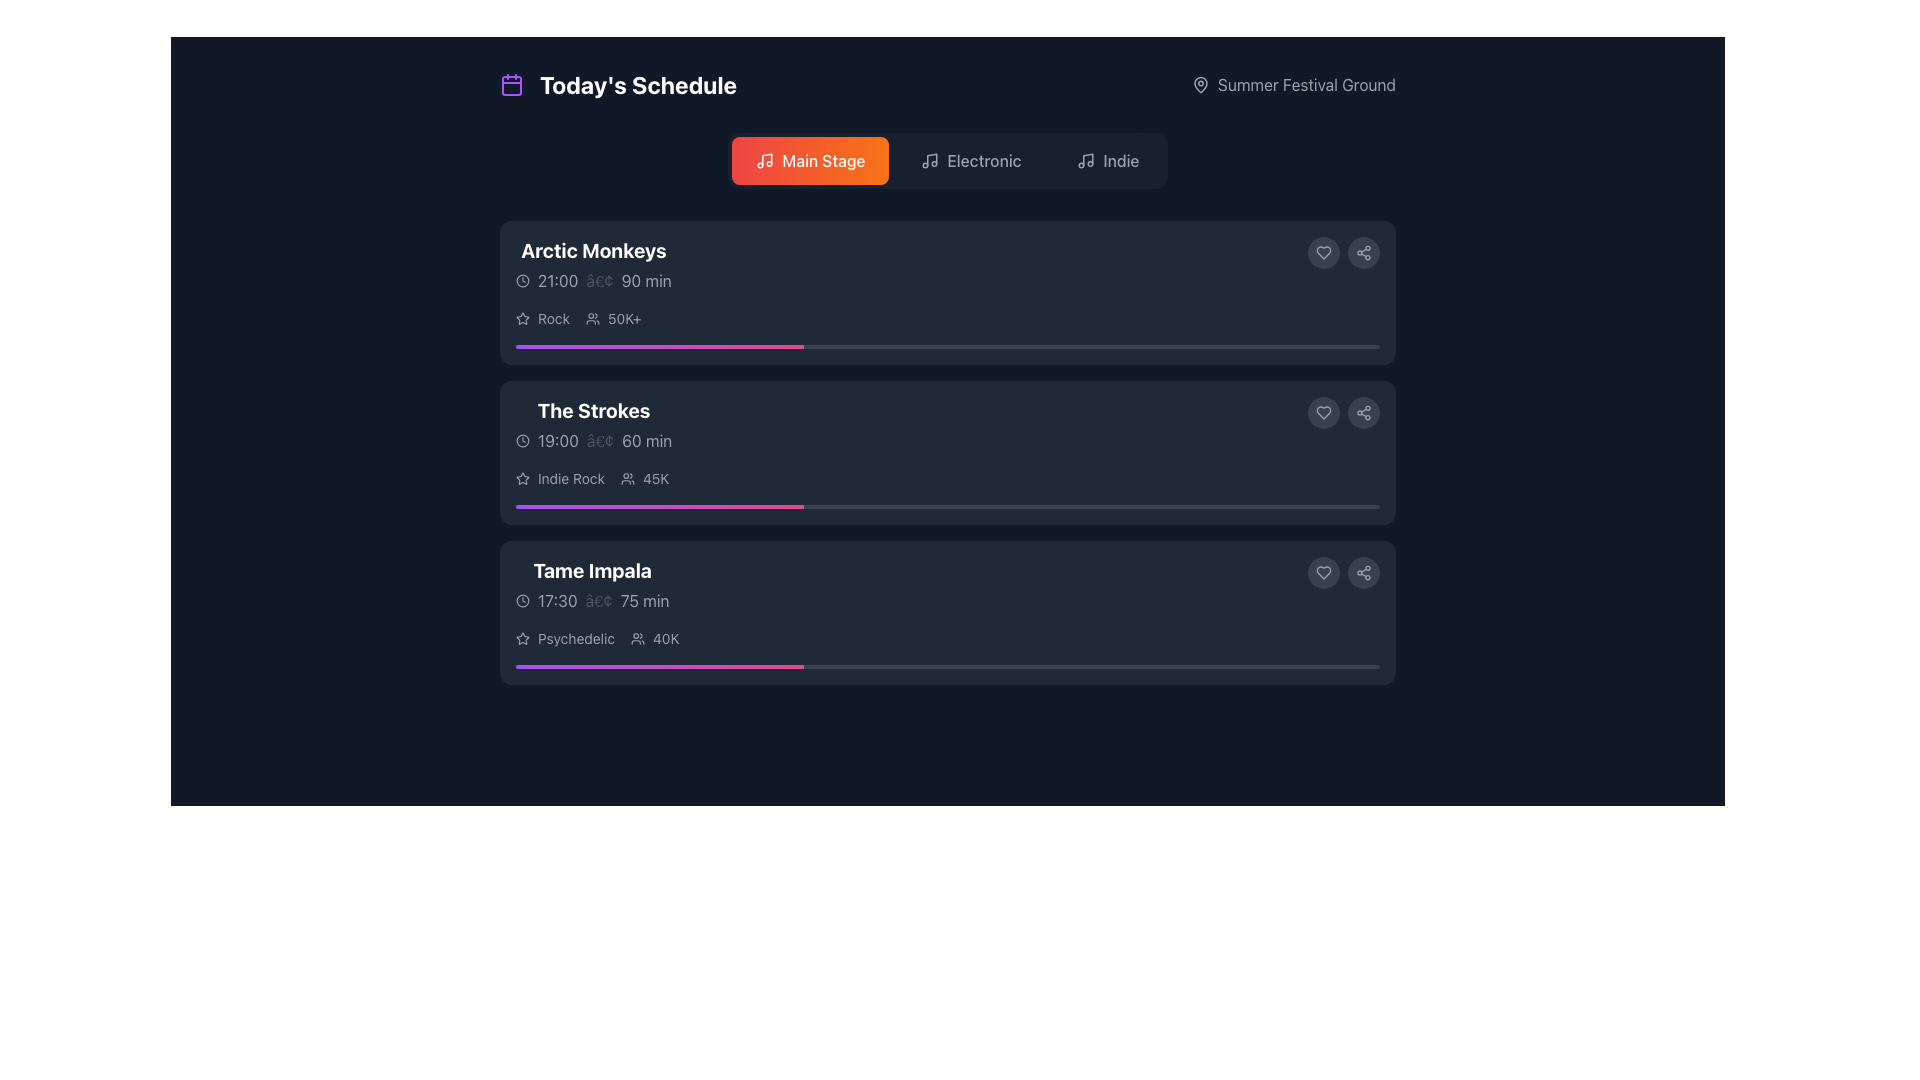 The width and height of the screenshot is (1920, 1080). I want to click on the decorative bullet element located between the time text ('21:00') and duration text ('90 min') in the event schedule layout, so click(599, 281).